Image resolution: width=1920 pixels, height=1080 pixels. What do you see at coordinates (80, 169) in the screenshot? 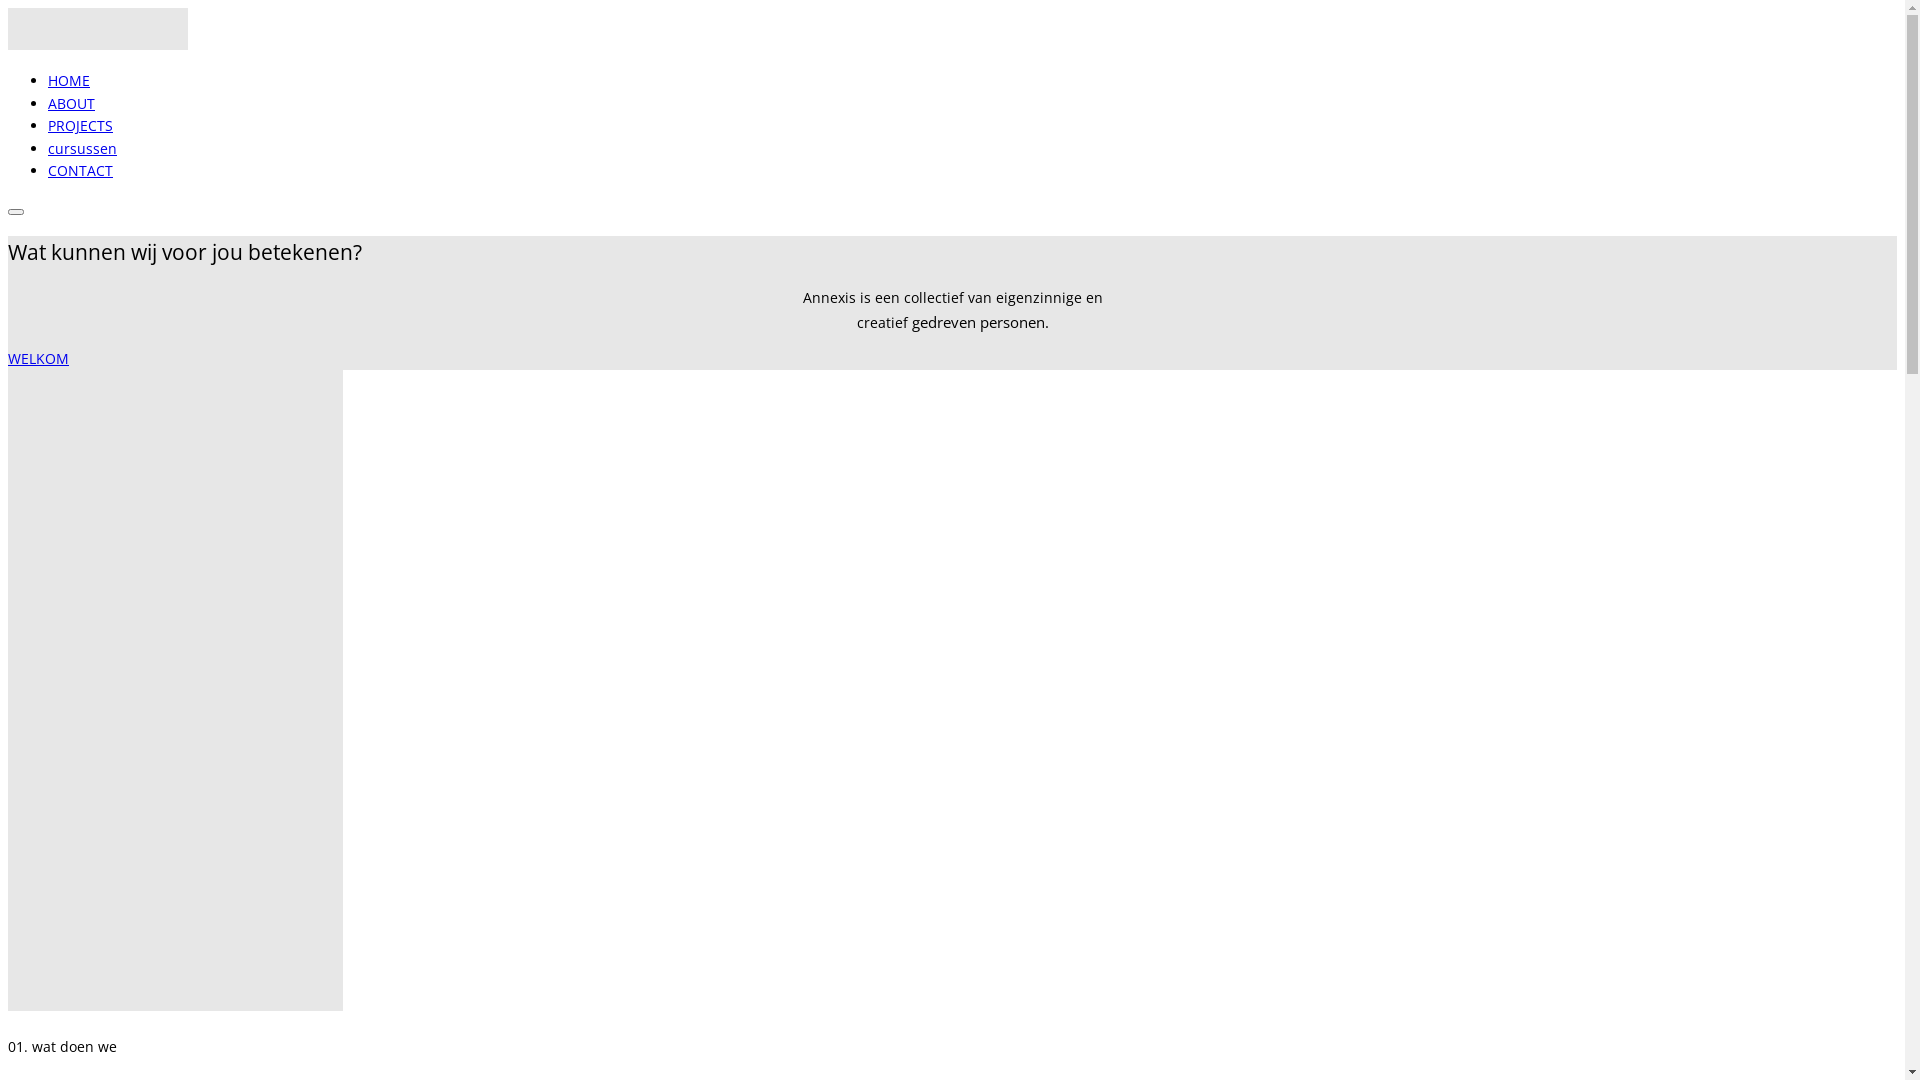
I see `'CONTACT'` at bounding box center [80, 169].